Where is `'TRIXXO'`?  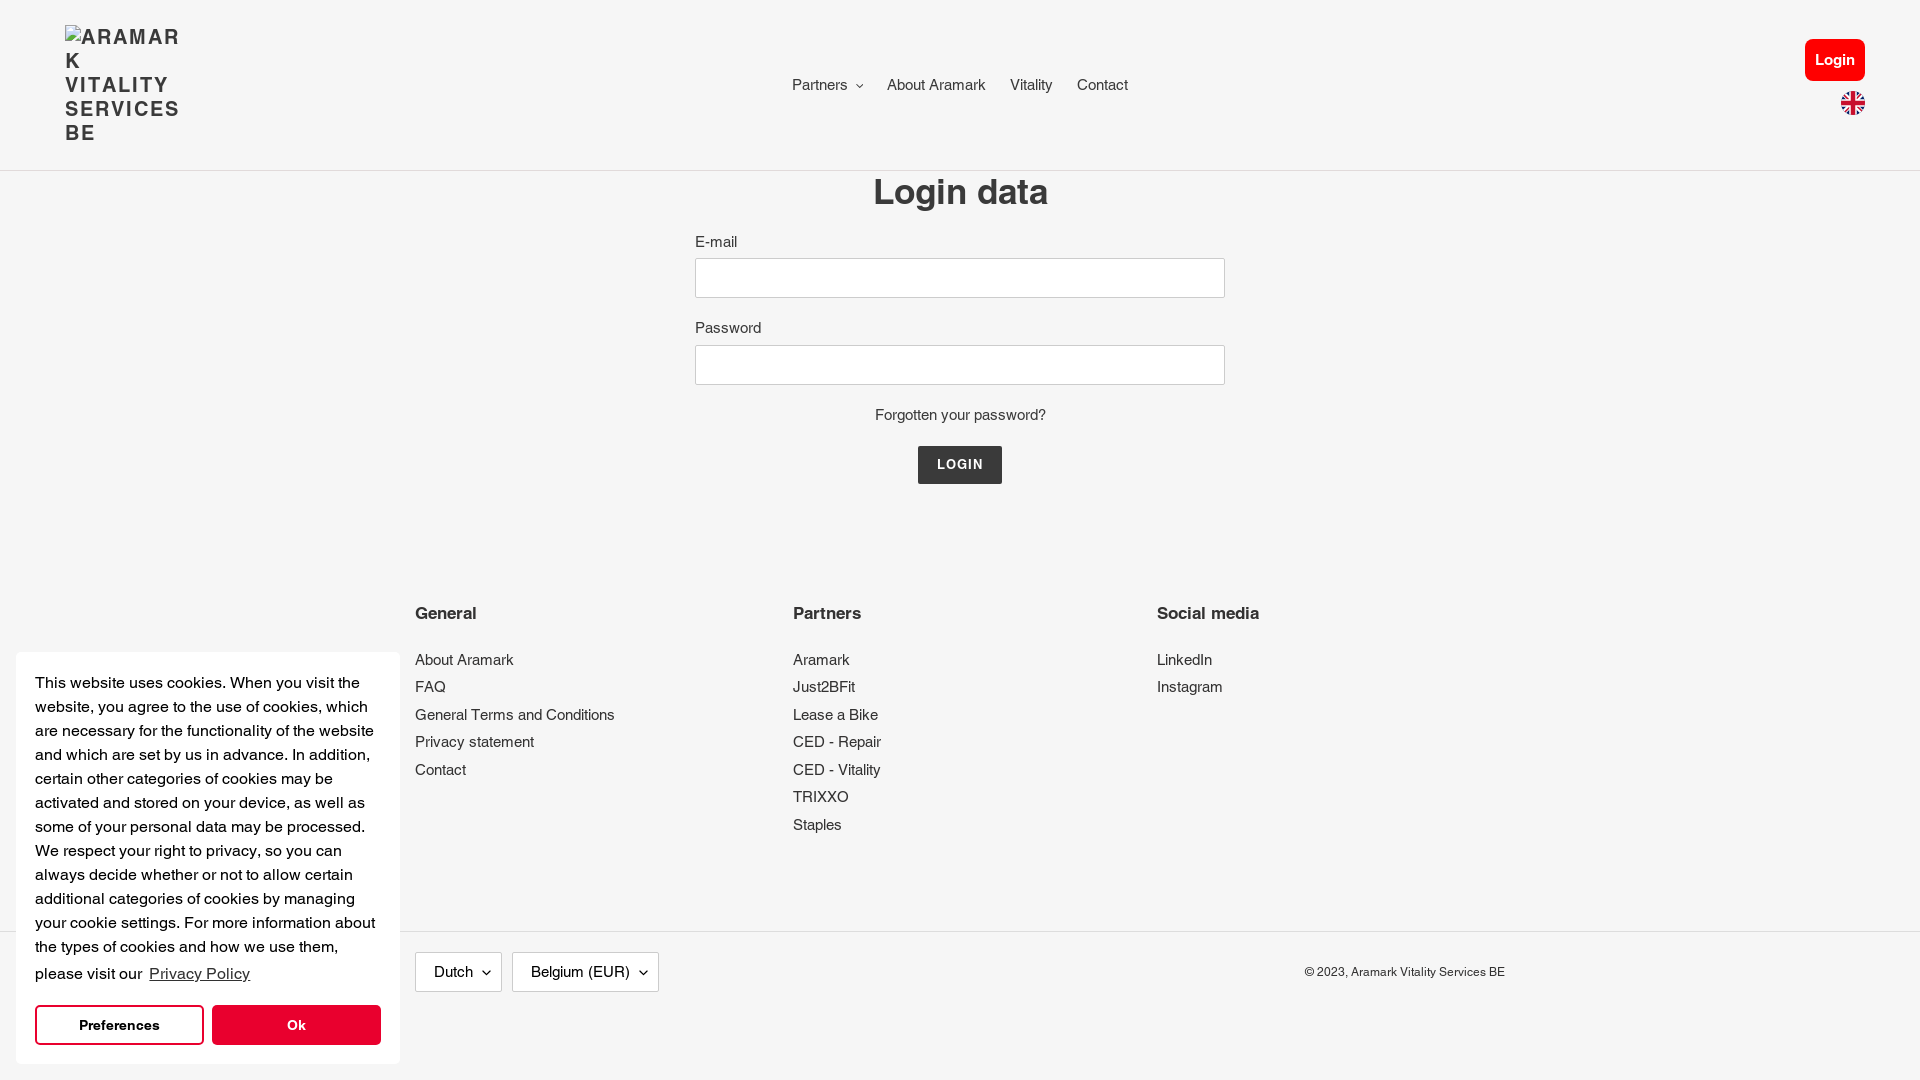
'TRIXXO' is located at coordinates (820, 795).